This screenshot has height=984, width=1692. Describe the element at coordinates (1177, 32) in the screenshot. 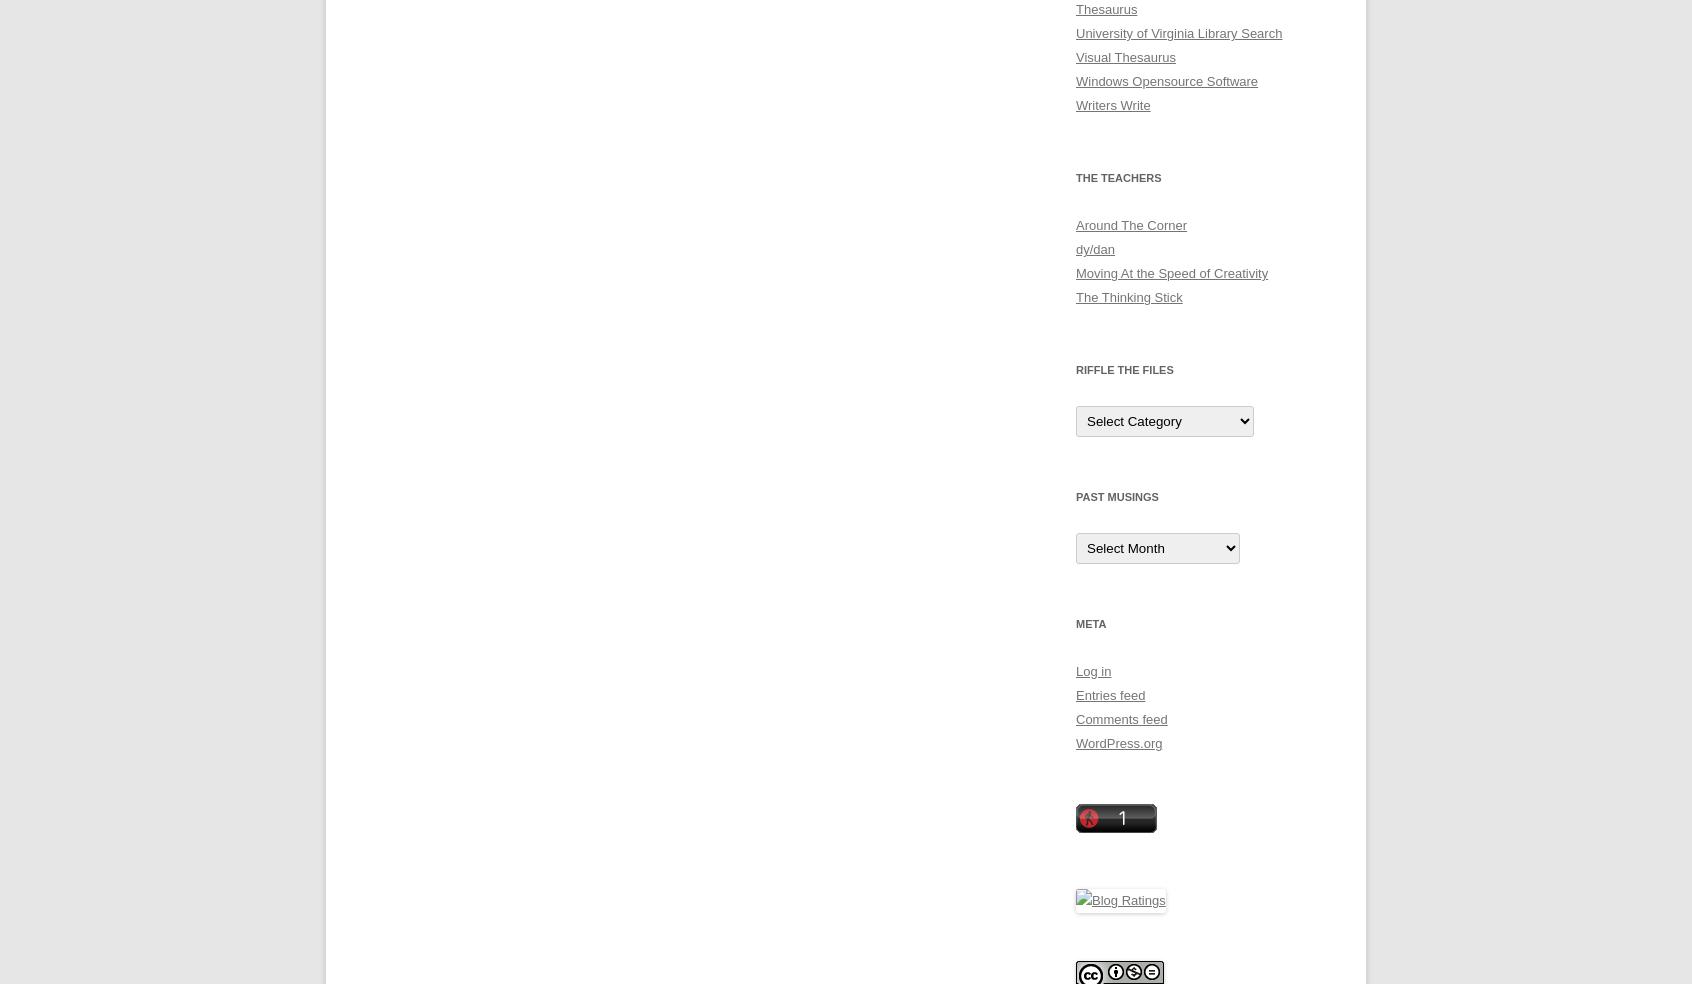

I see `'University of Virginia Library Search'` at that location.